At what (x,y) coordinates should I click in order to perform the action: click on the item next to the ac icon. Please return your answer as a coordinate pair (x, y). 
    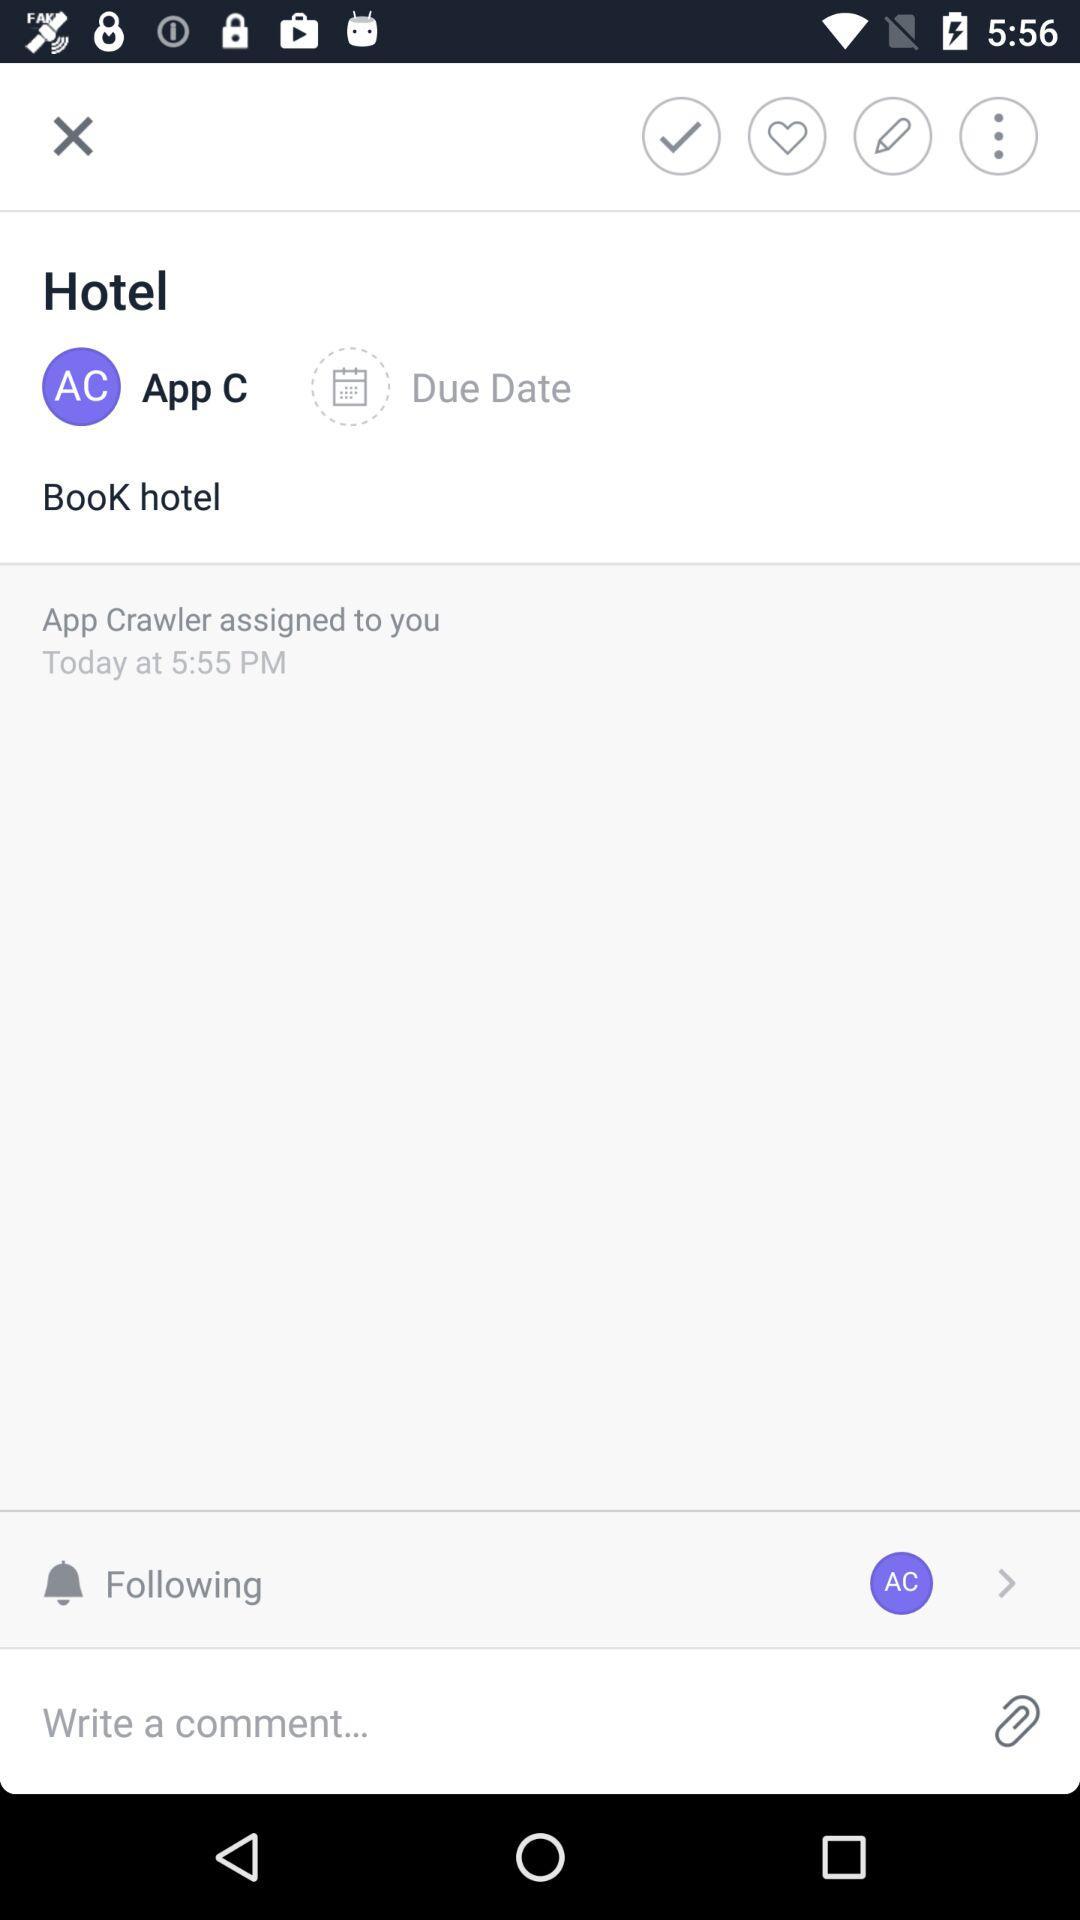
    Looking at the image, I should click on (161, 1582).